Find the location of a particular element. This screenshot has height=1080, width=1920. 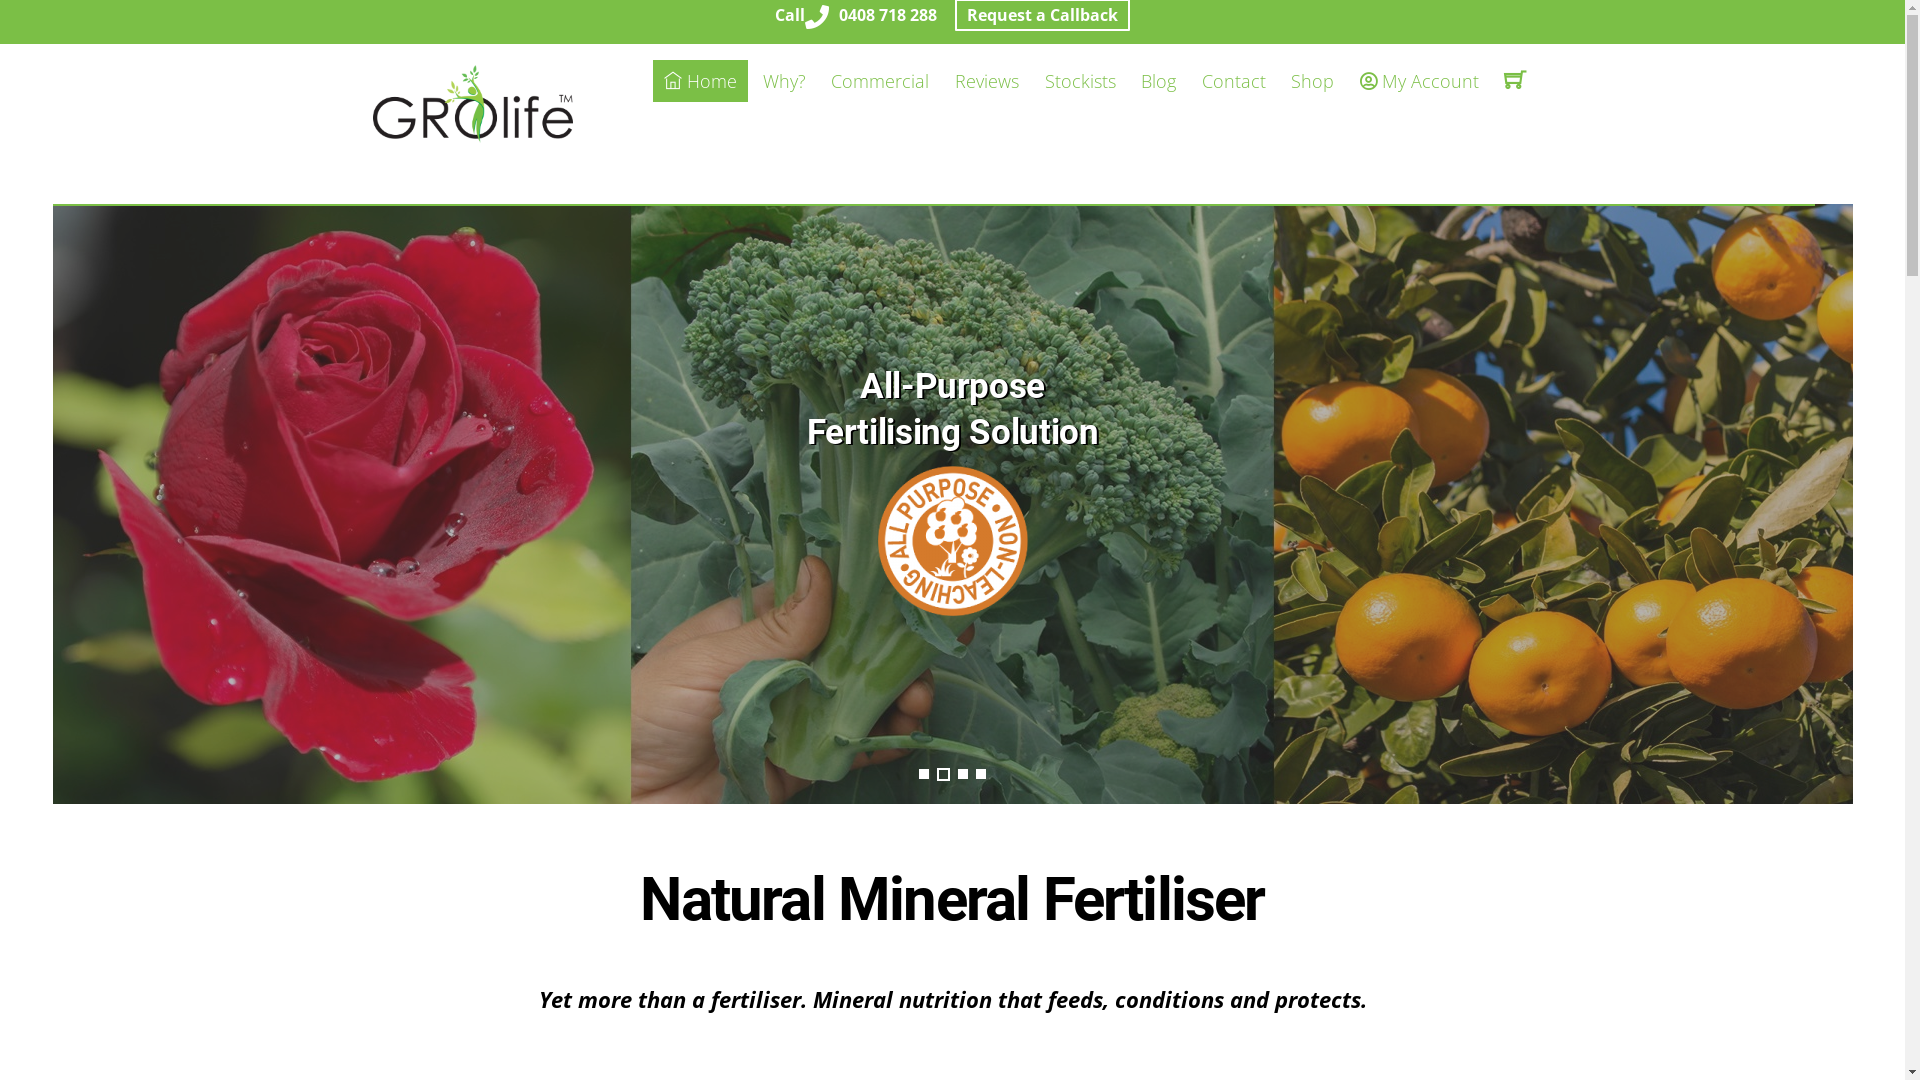

'Contact' is located at coordinates (1232, 80).